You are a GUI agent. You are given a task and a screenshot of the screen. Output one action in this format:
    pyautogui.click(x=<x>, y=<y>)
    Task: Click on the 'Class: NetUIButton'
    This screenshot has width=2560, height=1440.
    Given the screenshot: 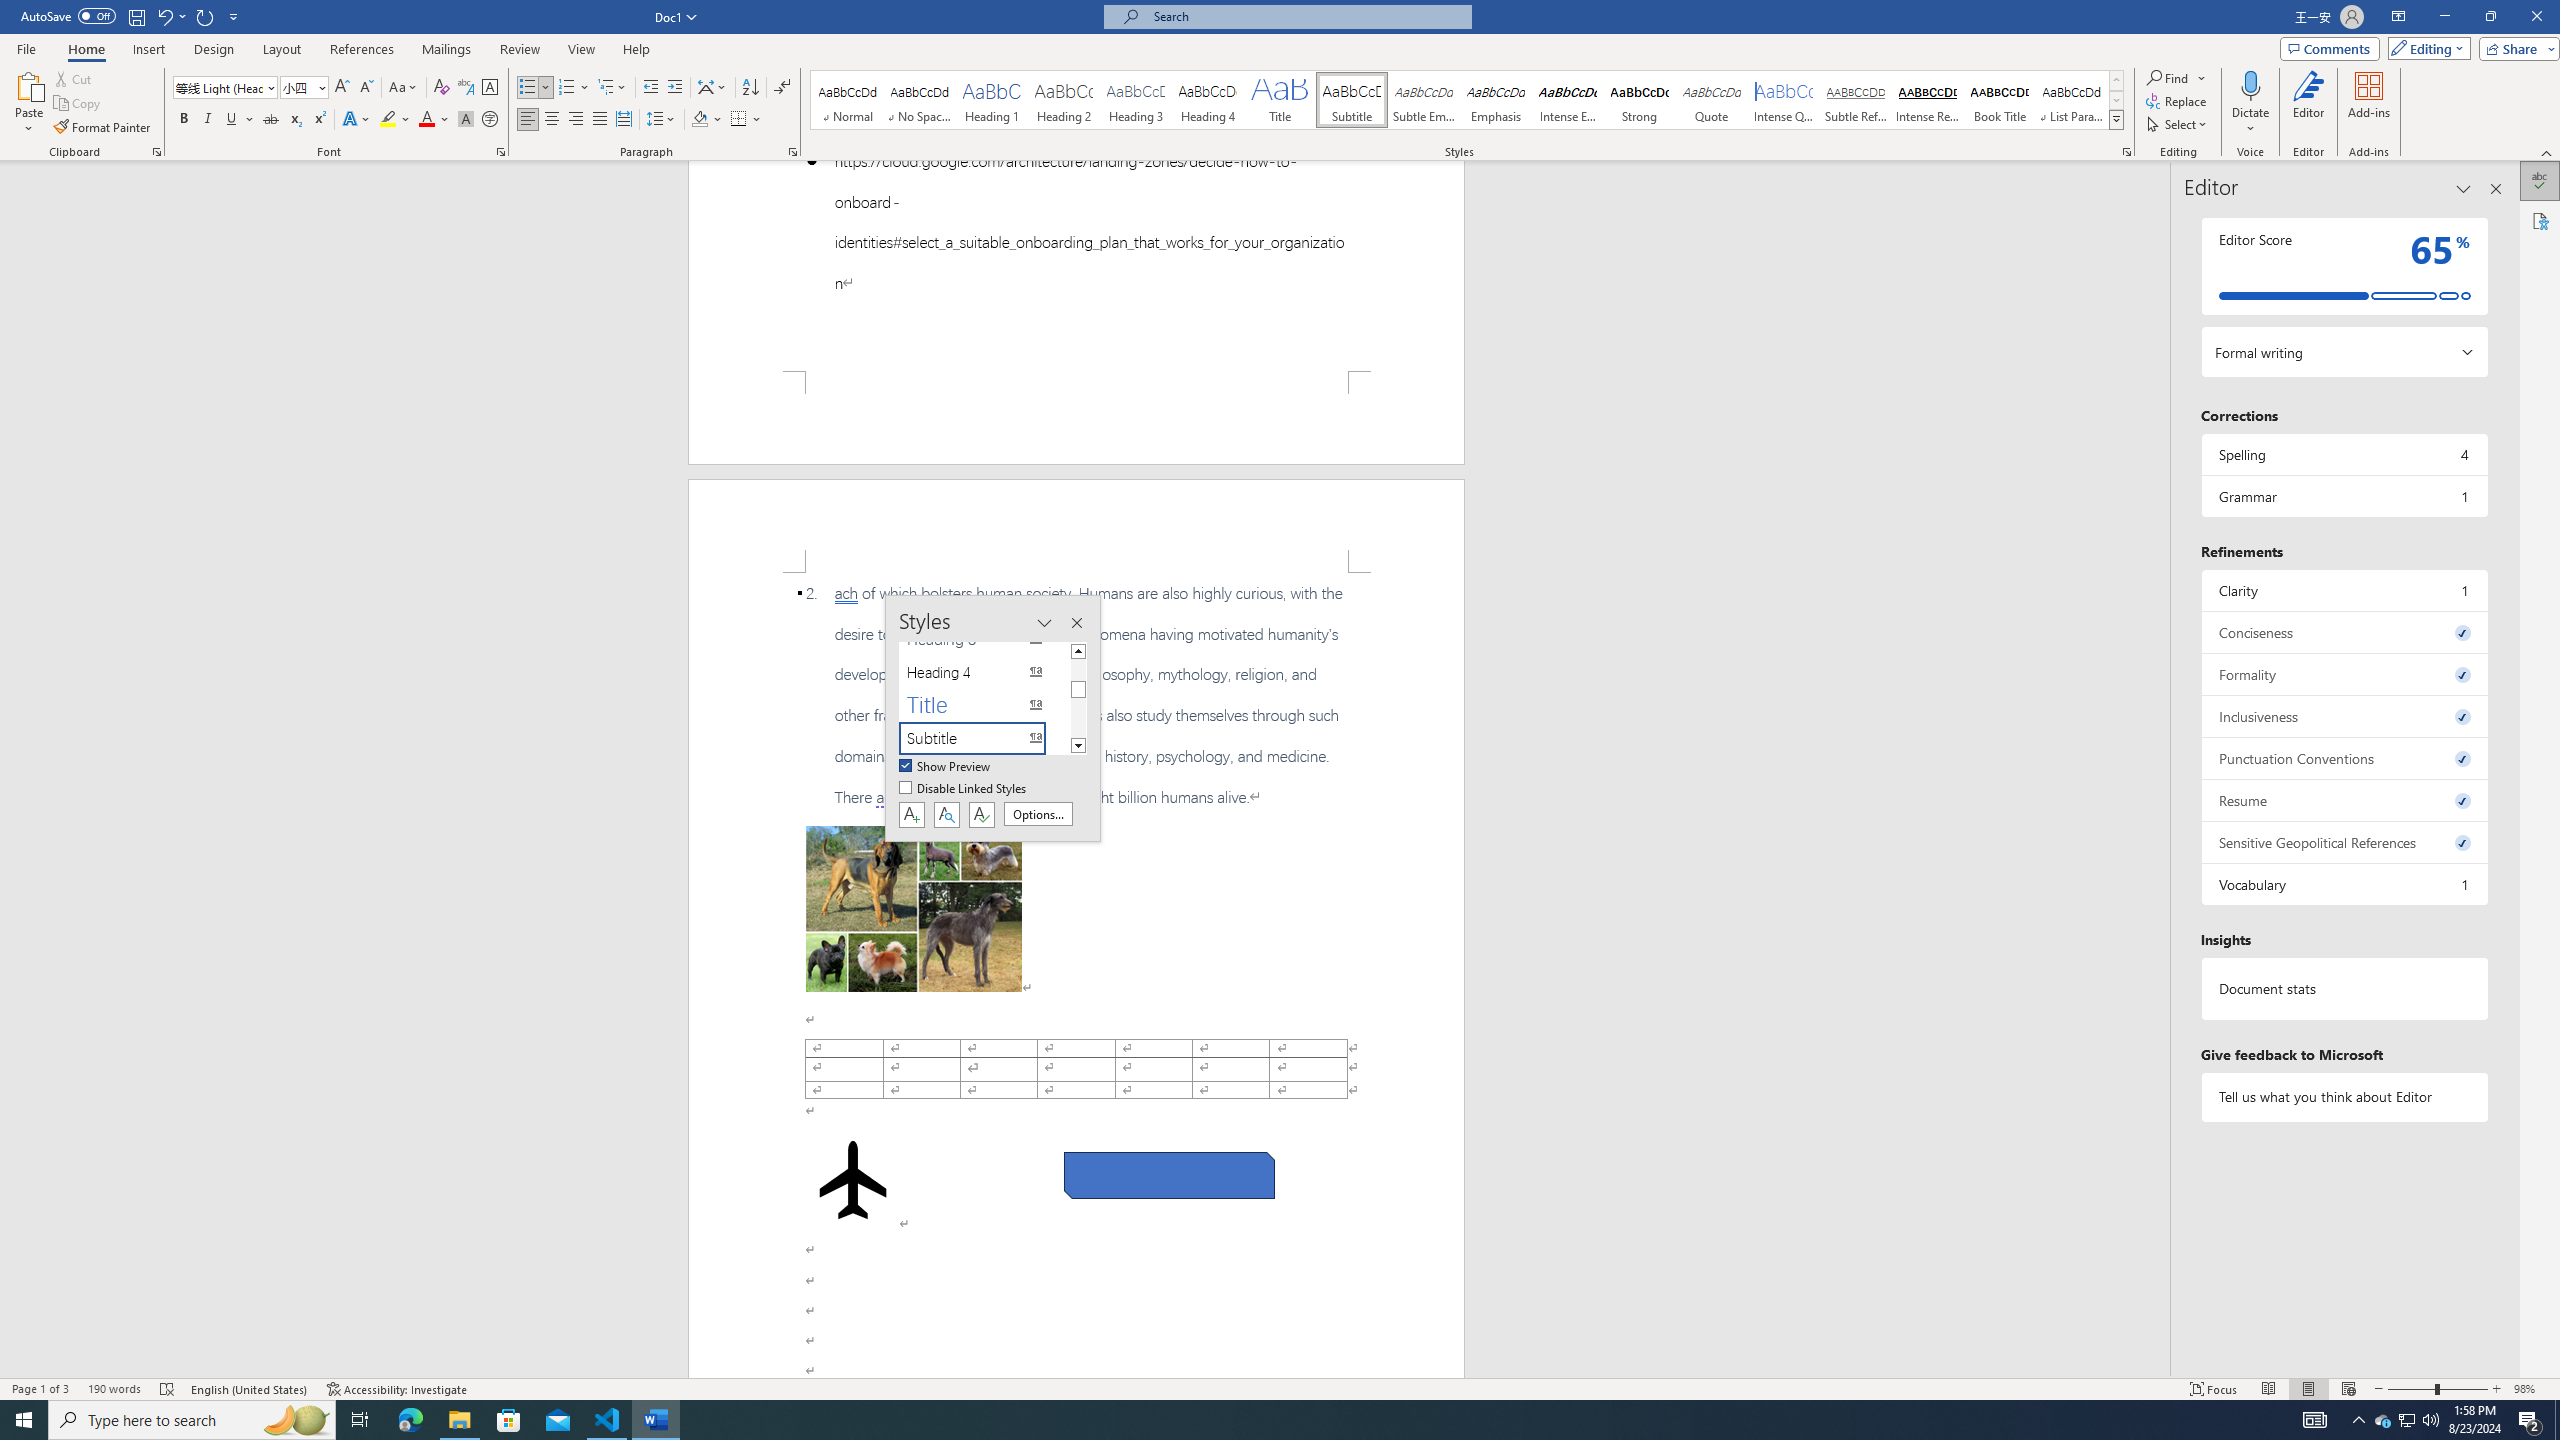 What is the action you would take?
    pyautogui.click(x=982, y=815)
    